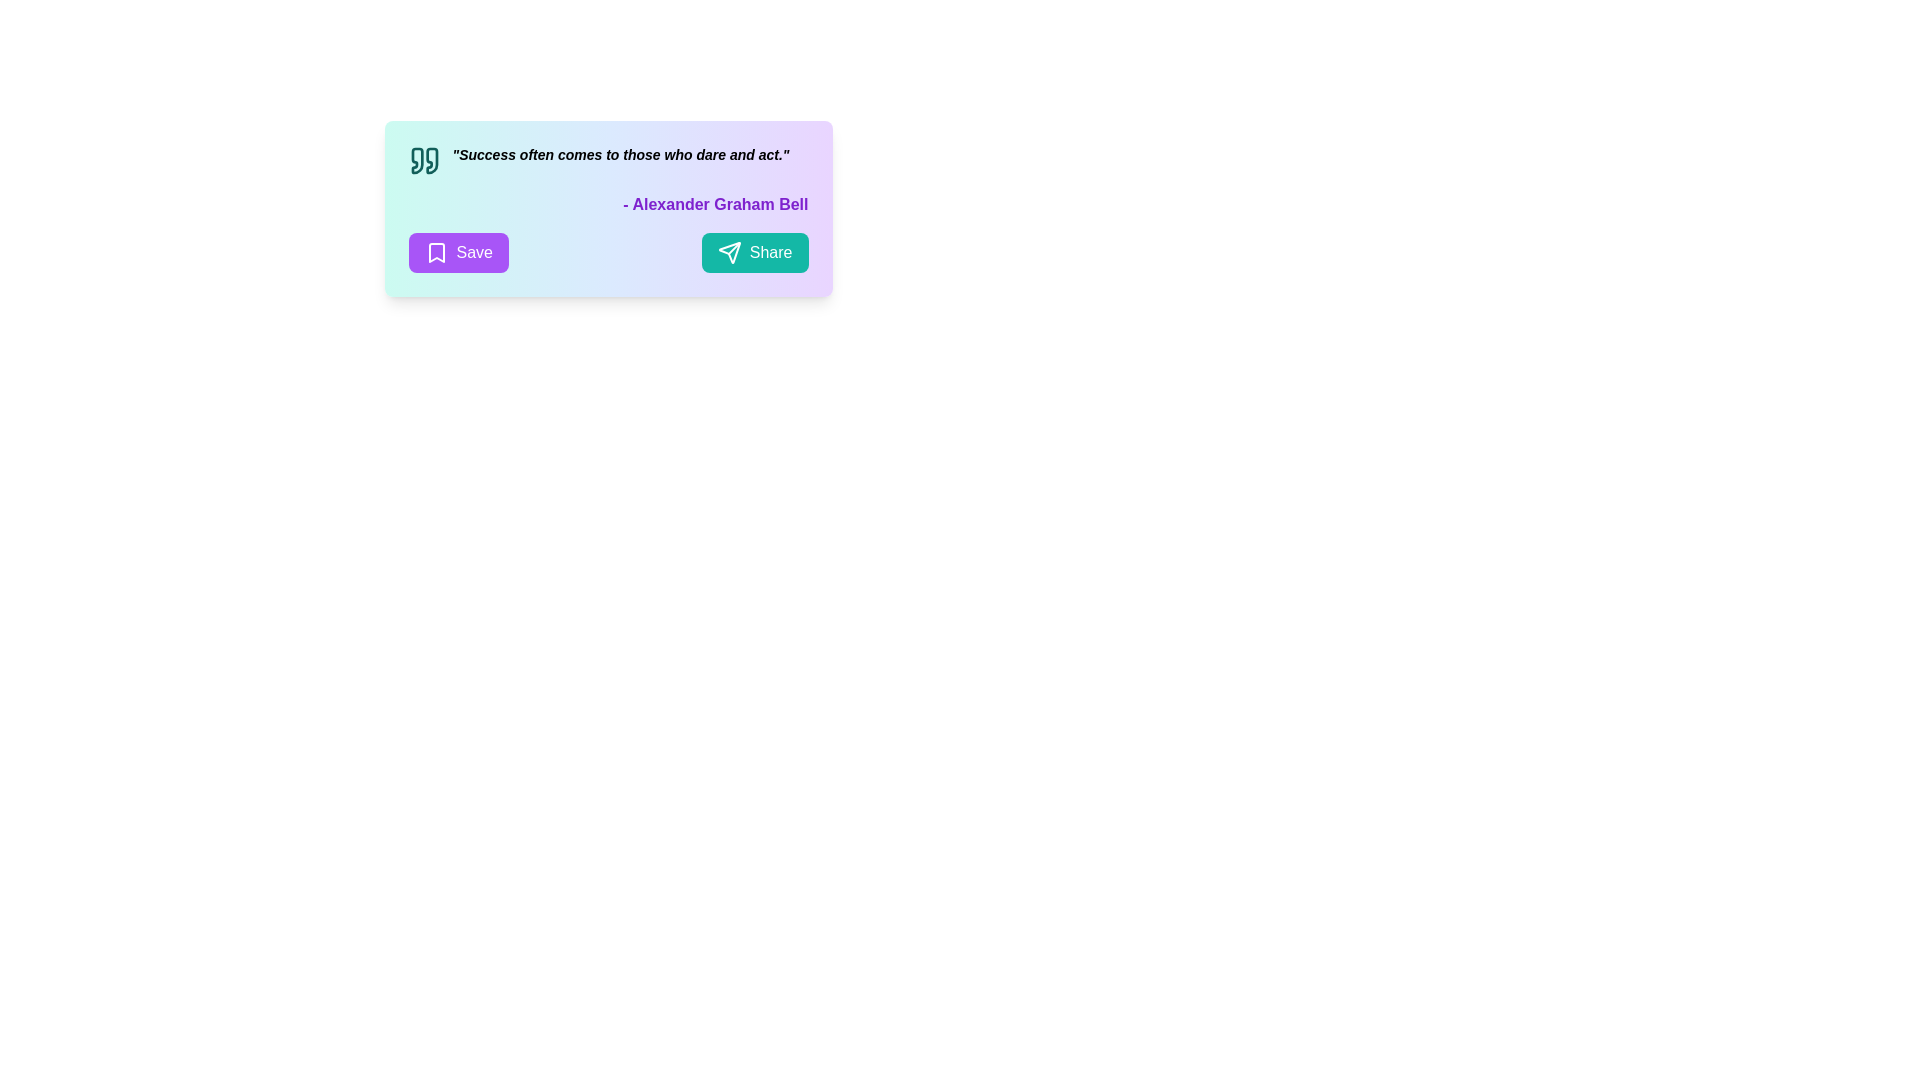 The height and width of the screenshot is (1080, 1920). I want to click on the bookmark icon, which is the leftmost icon within the 'Save' button, positioned slightly to the left of the center of the button, so click(435, 252).